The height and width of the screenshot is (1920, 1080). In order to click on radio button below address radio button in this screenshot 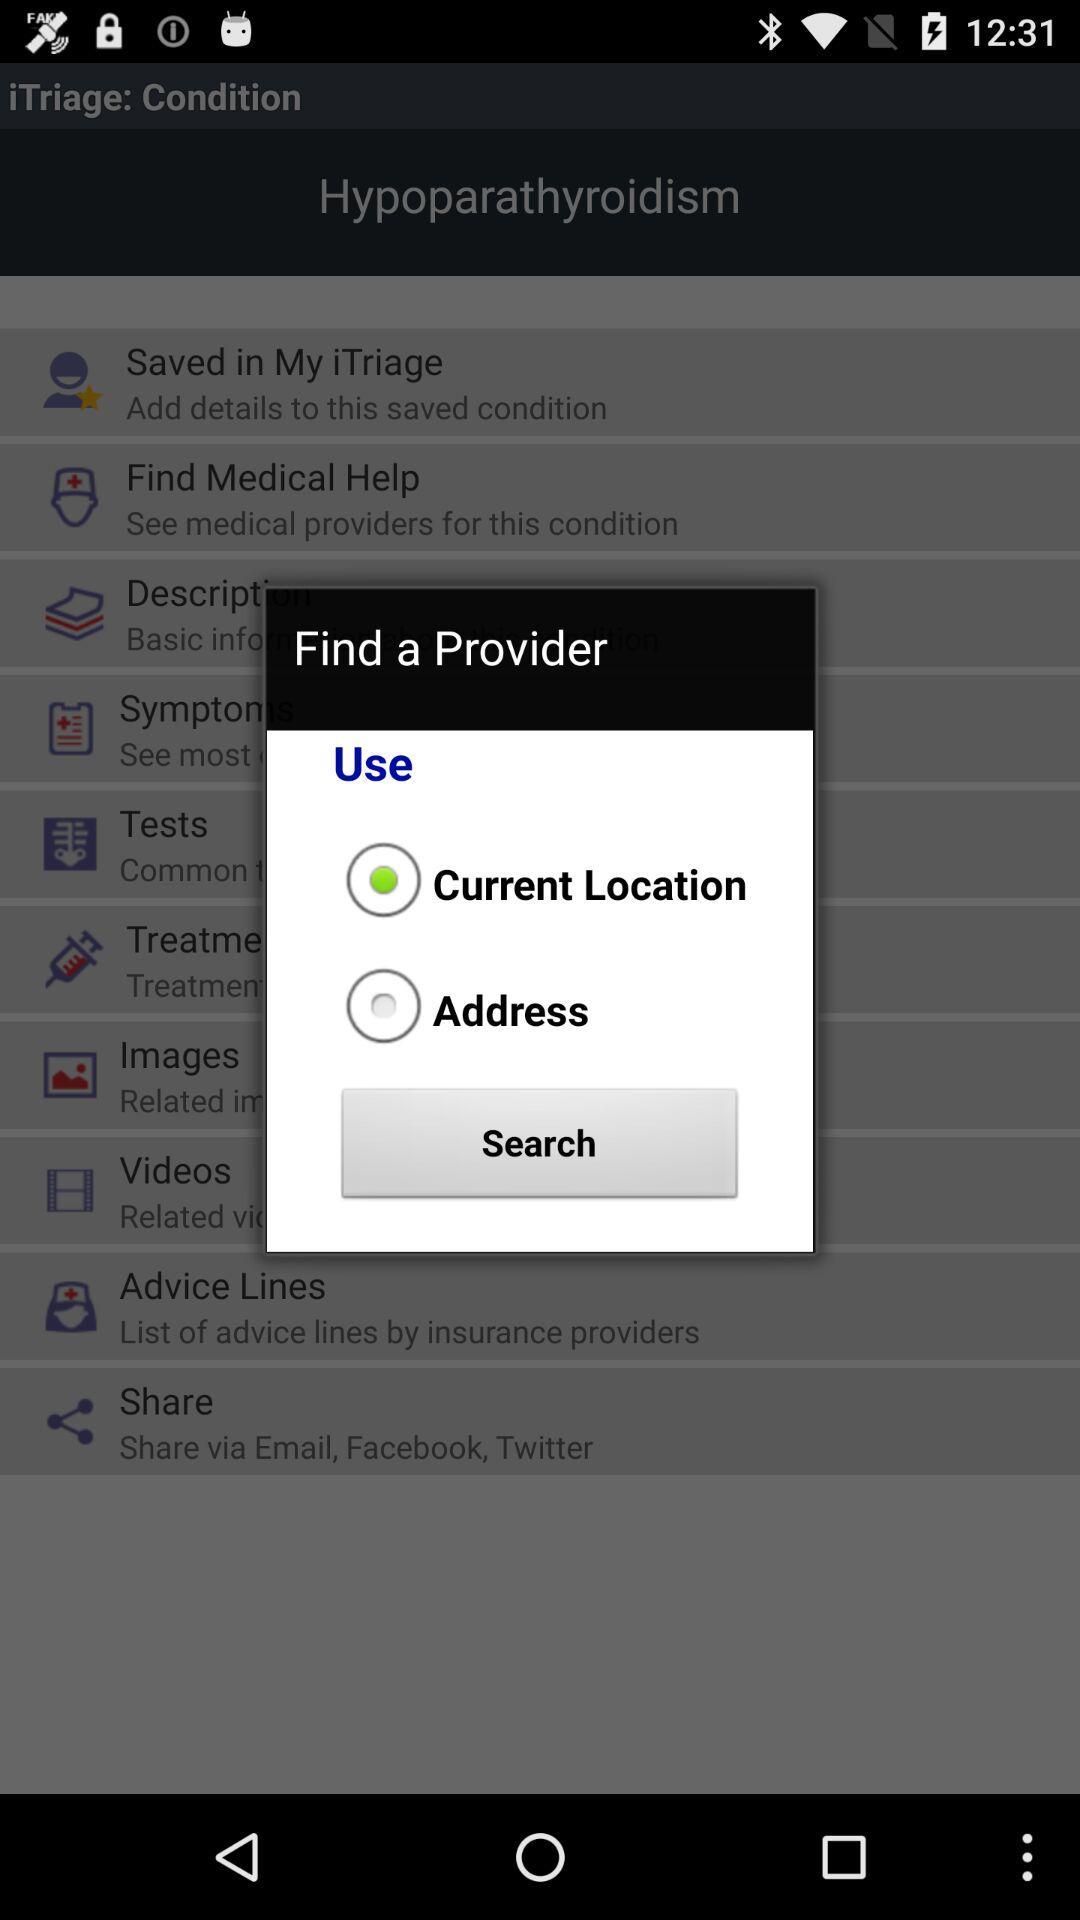, I will do `click(540, 1148)`.